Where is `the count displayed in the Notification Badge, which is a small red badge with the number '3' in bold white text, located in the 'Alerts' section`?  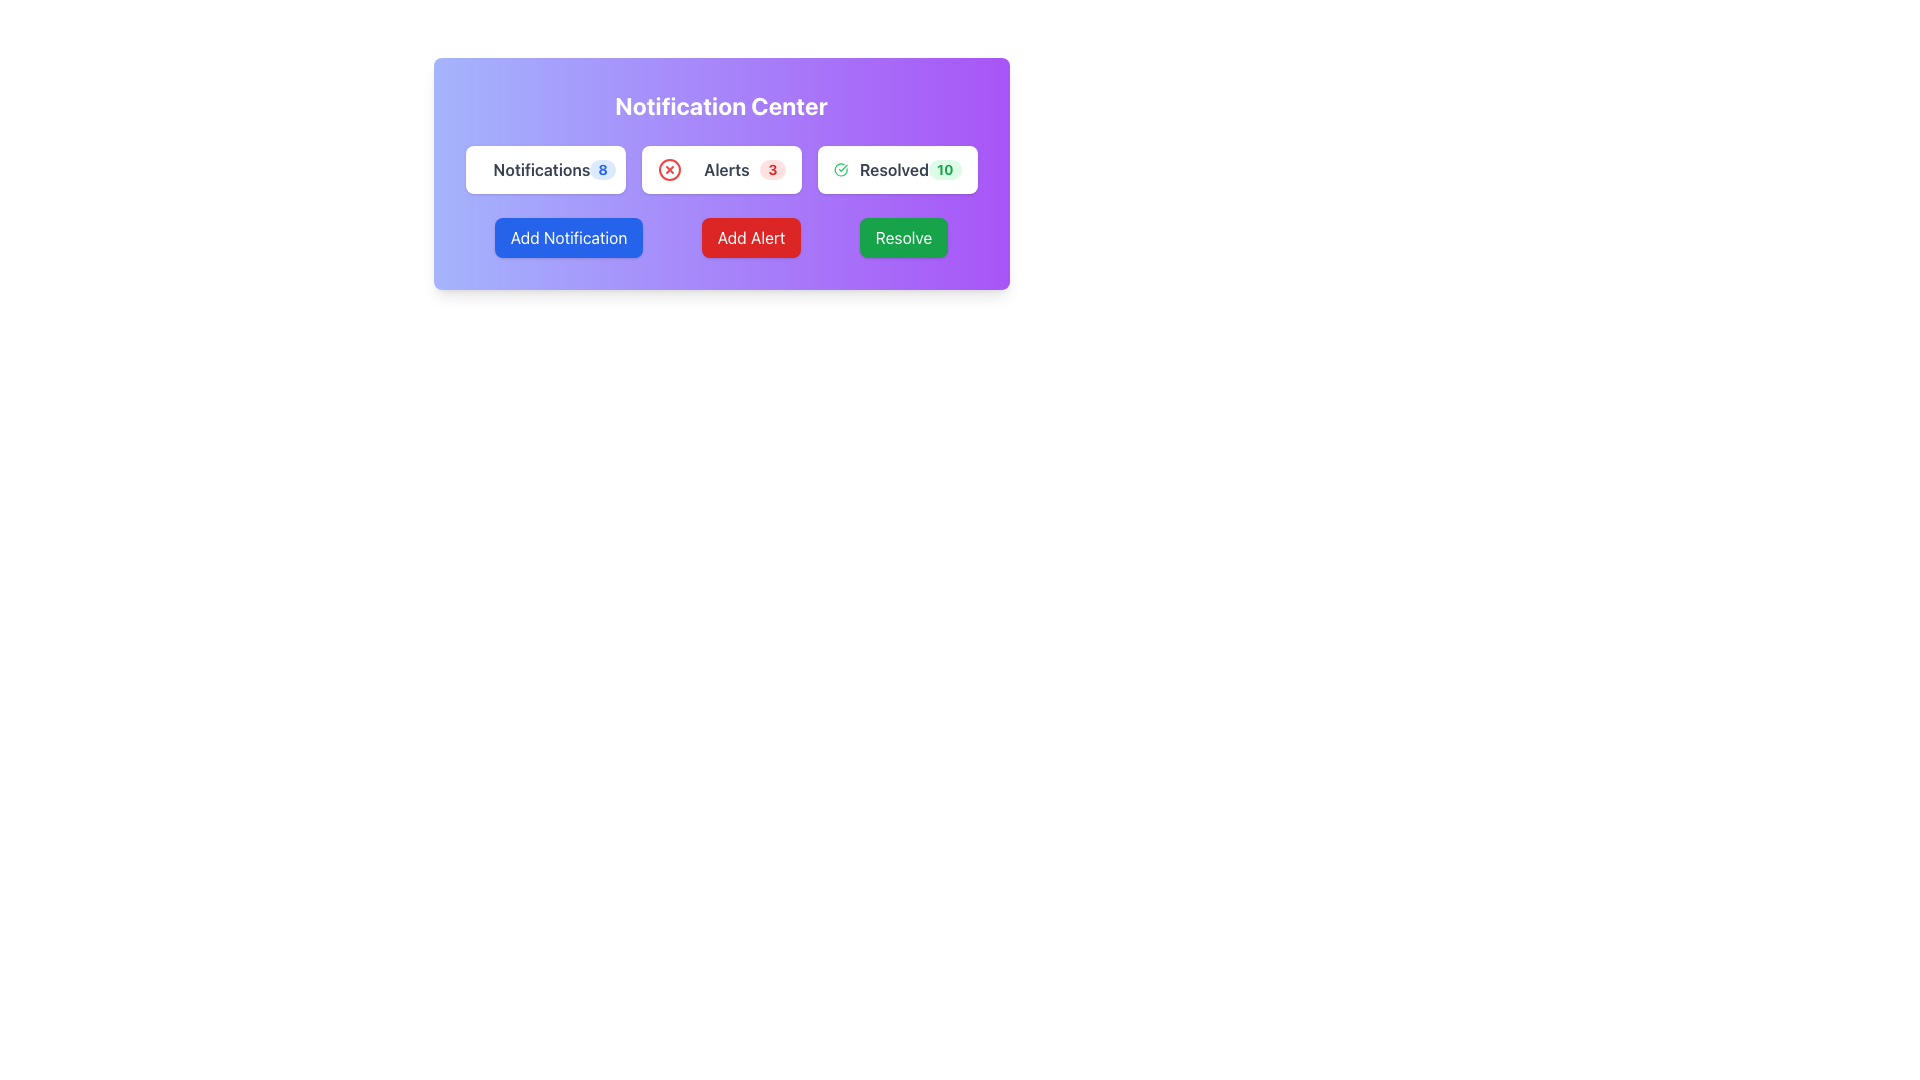
the count displayed in the Notification Badge, which is a small red badge with the number '3' in bold white text, located in the 'Alerts' section is located at coordinates (771, 168).